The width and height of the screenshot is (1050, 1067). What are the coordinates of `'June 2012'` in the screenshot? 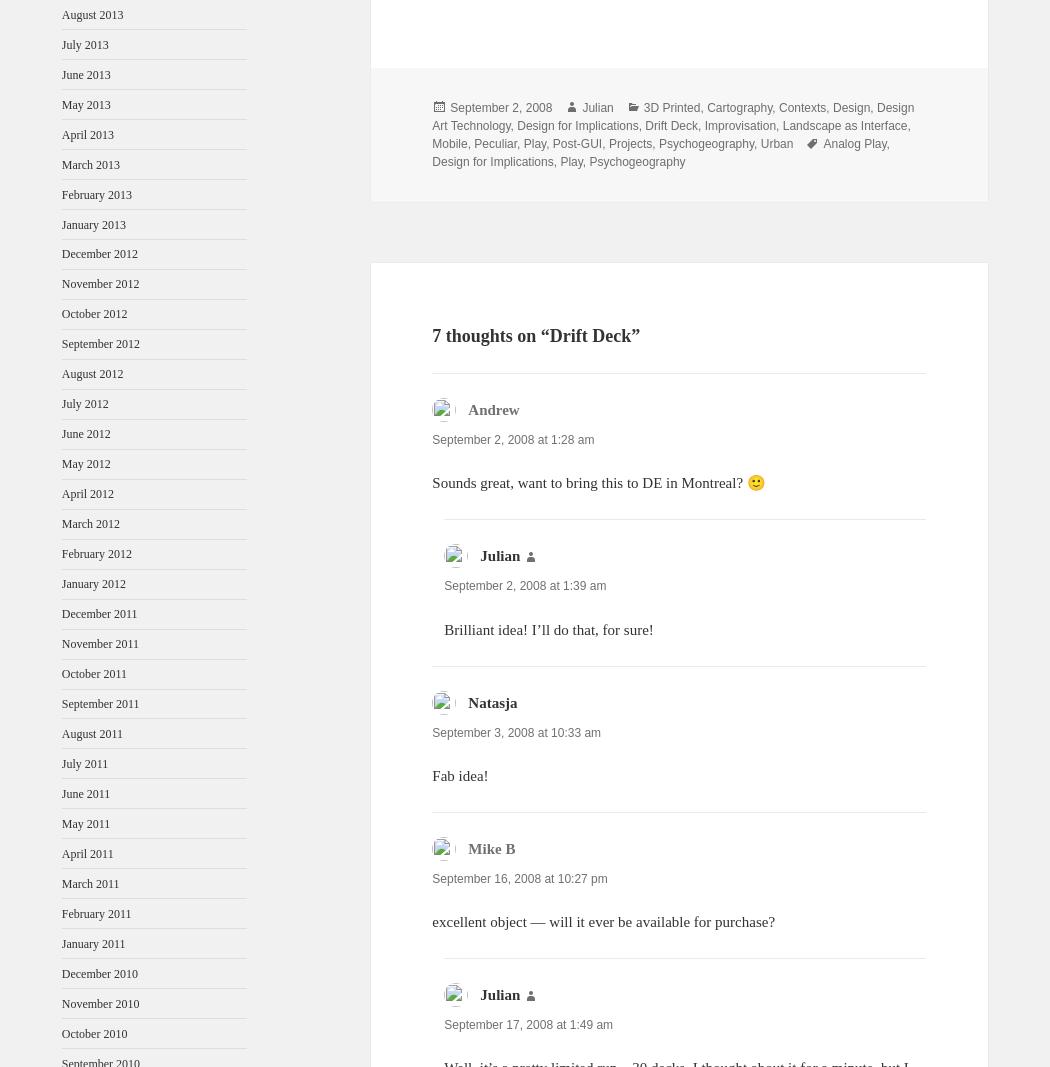 It's located at (85, 432).